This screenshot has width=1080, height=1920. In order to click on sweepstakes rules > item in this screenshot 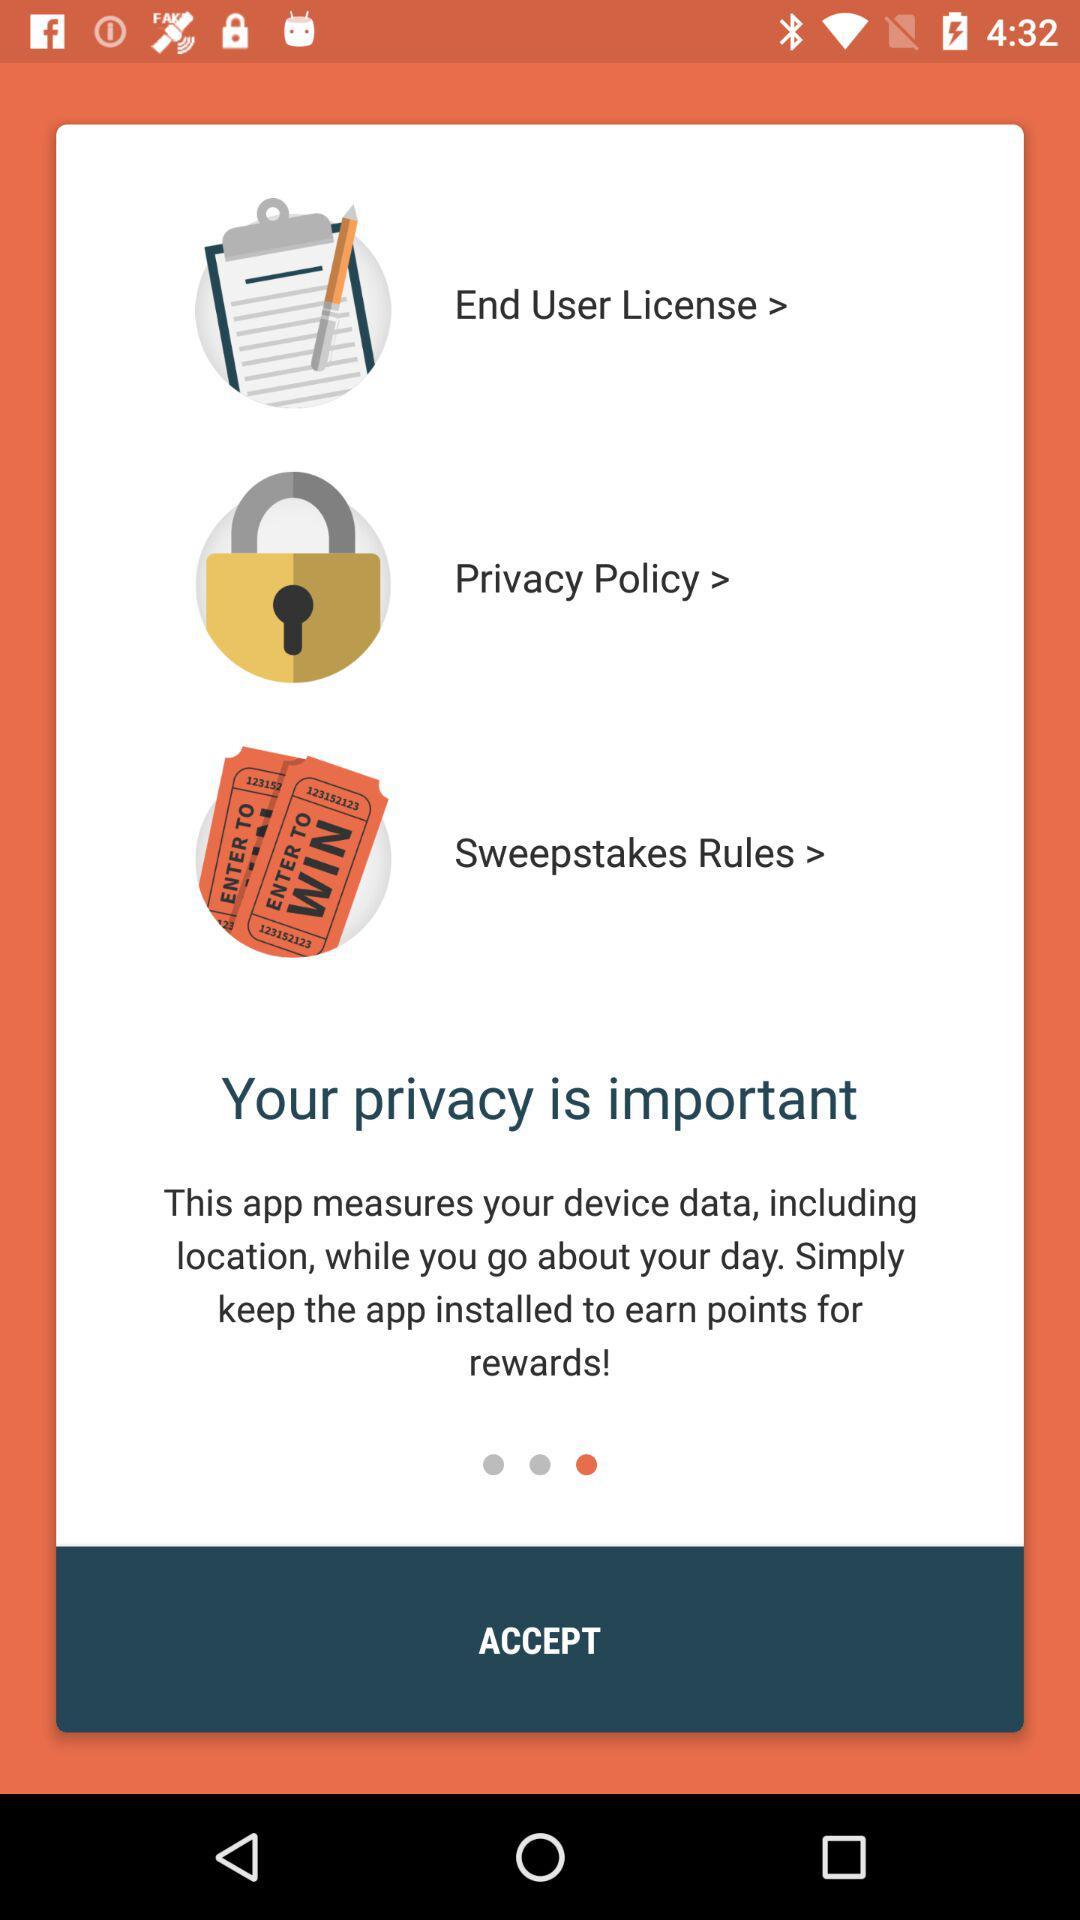, I will do `click(677, 851)`.